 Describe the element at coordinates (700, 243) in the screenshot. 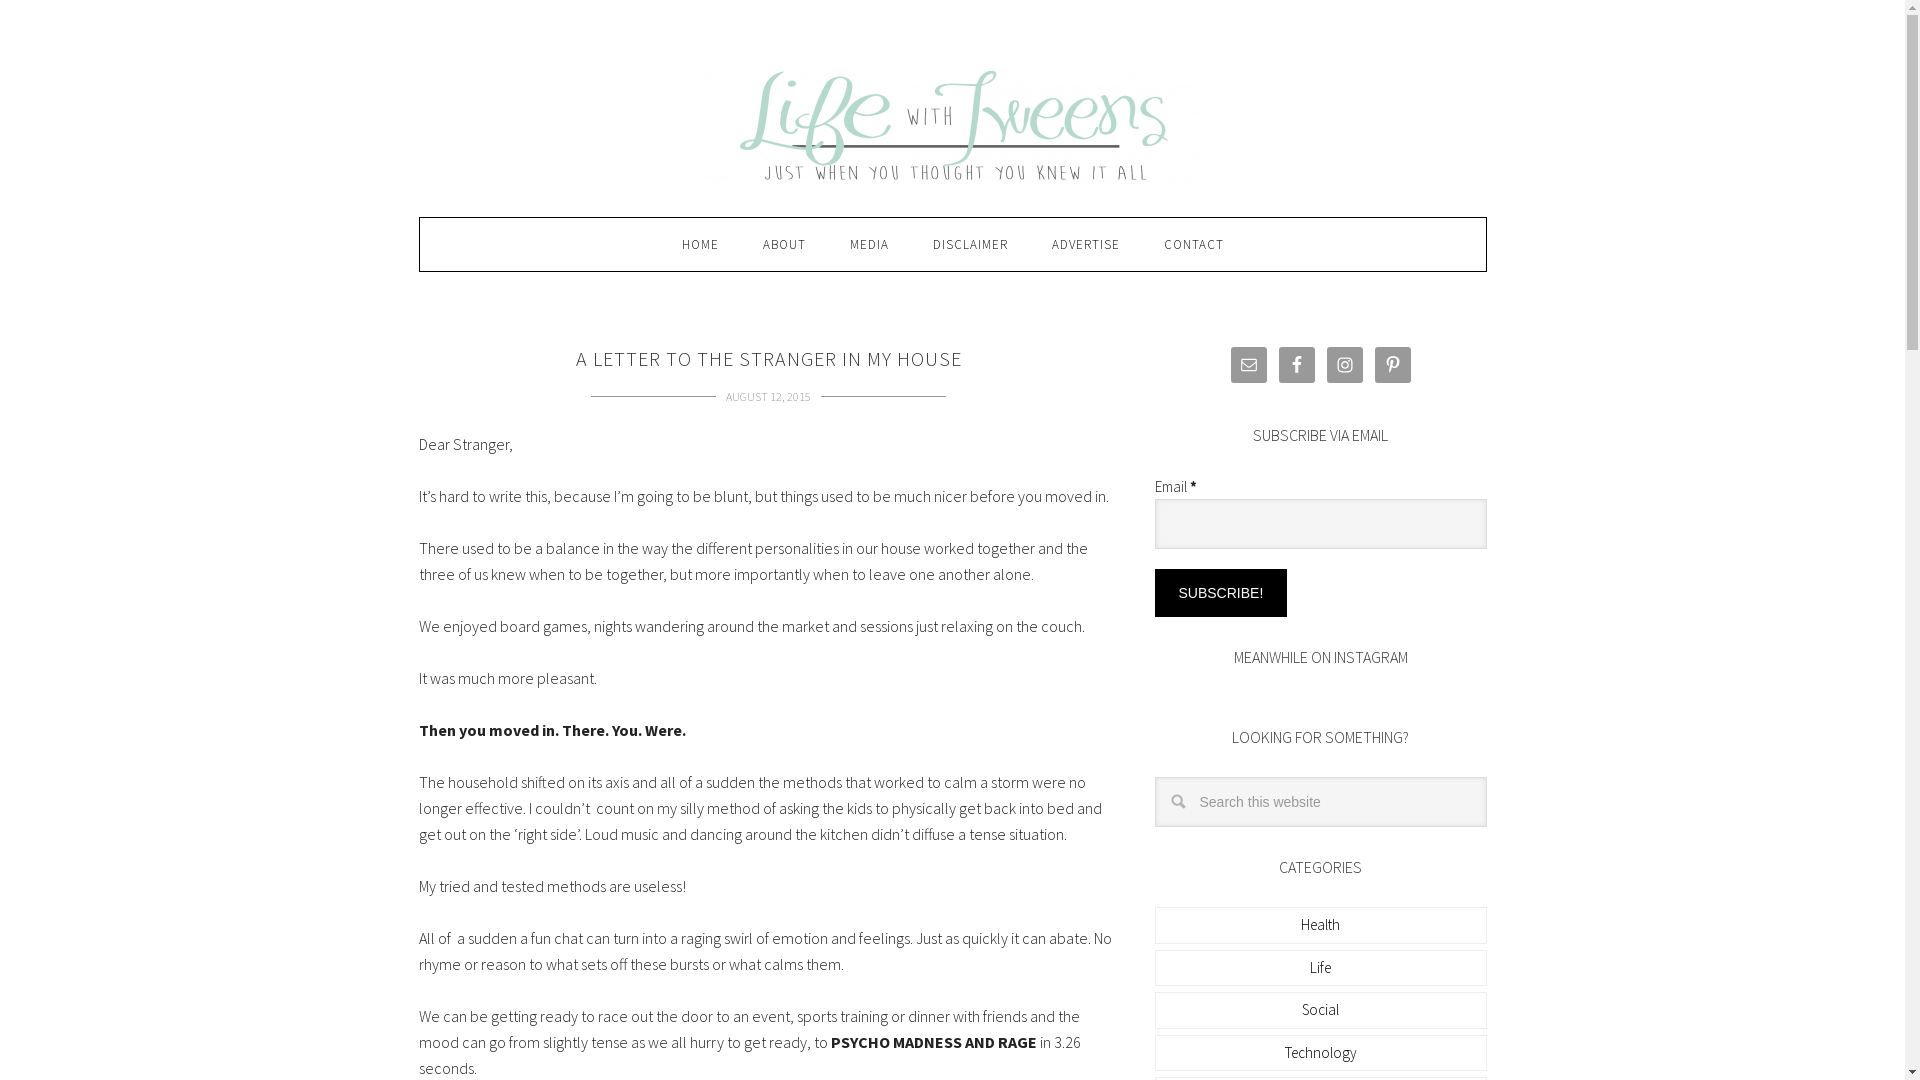

I see `'HOME'` at that location.